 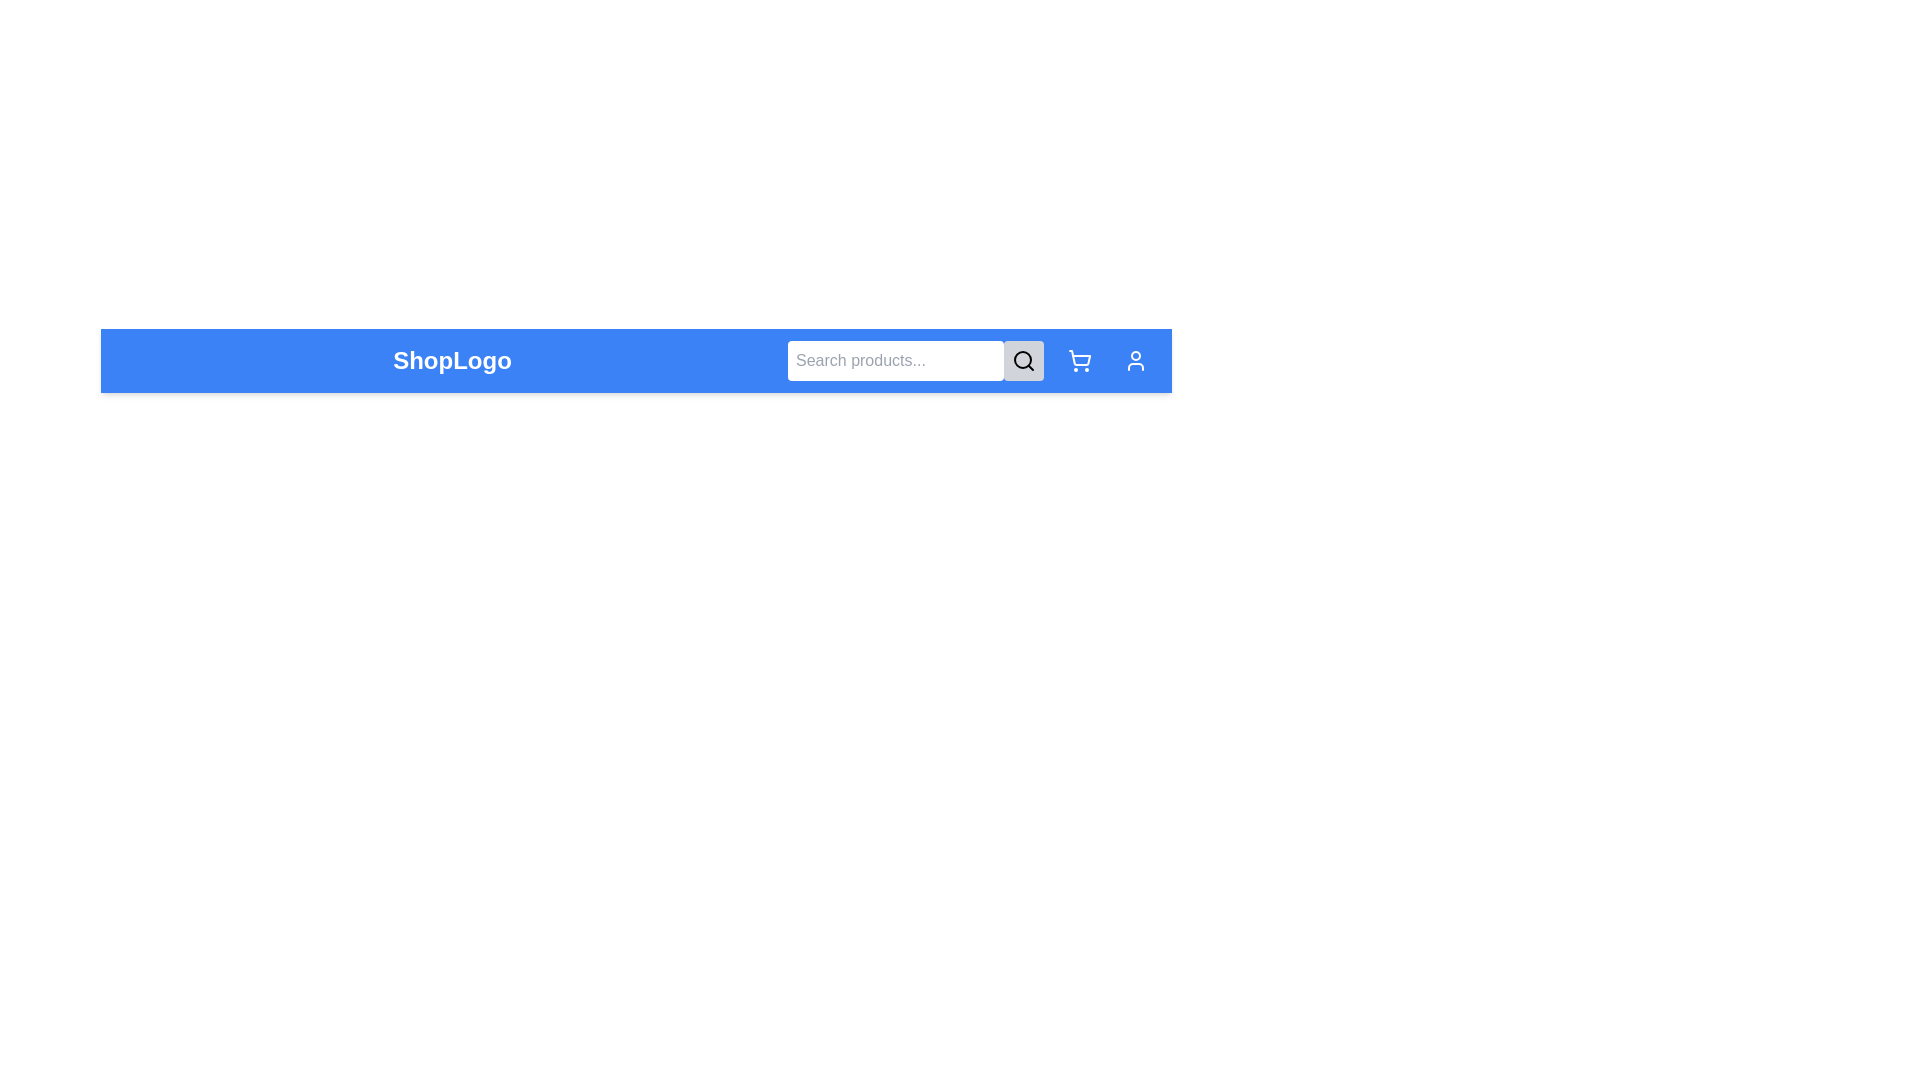 I want to click on the search button to toggle the search bar visibility, so click(x=1023, y=361).